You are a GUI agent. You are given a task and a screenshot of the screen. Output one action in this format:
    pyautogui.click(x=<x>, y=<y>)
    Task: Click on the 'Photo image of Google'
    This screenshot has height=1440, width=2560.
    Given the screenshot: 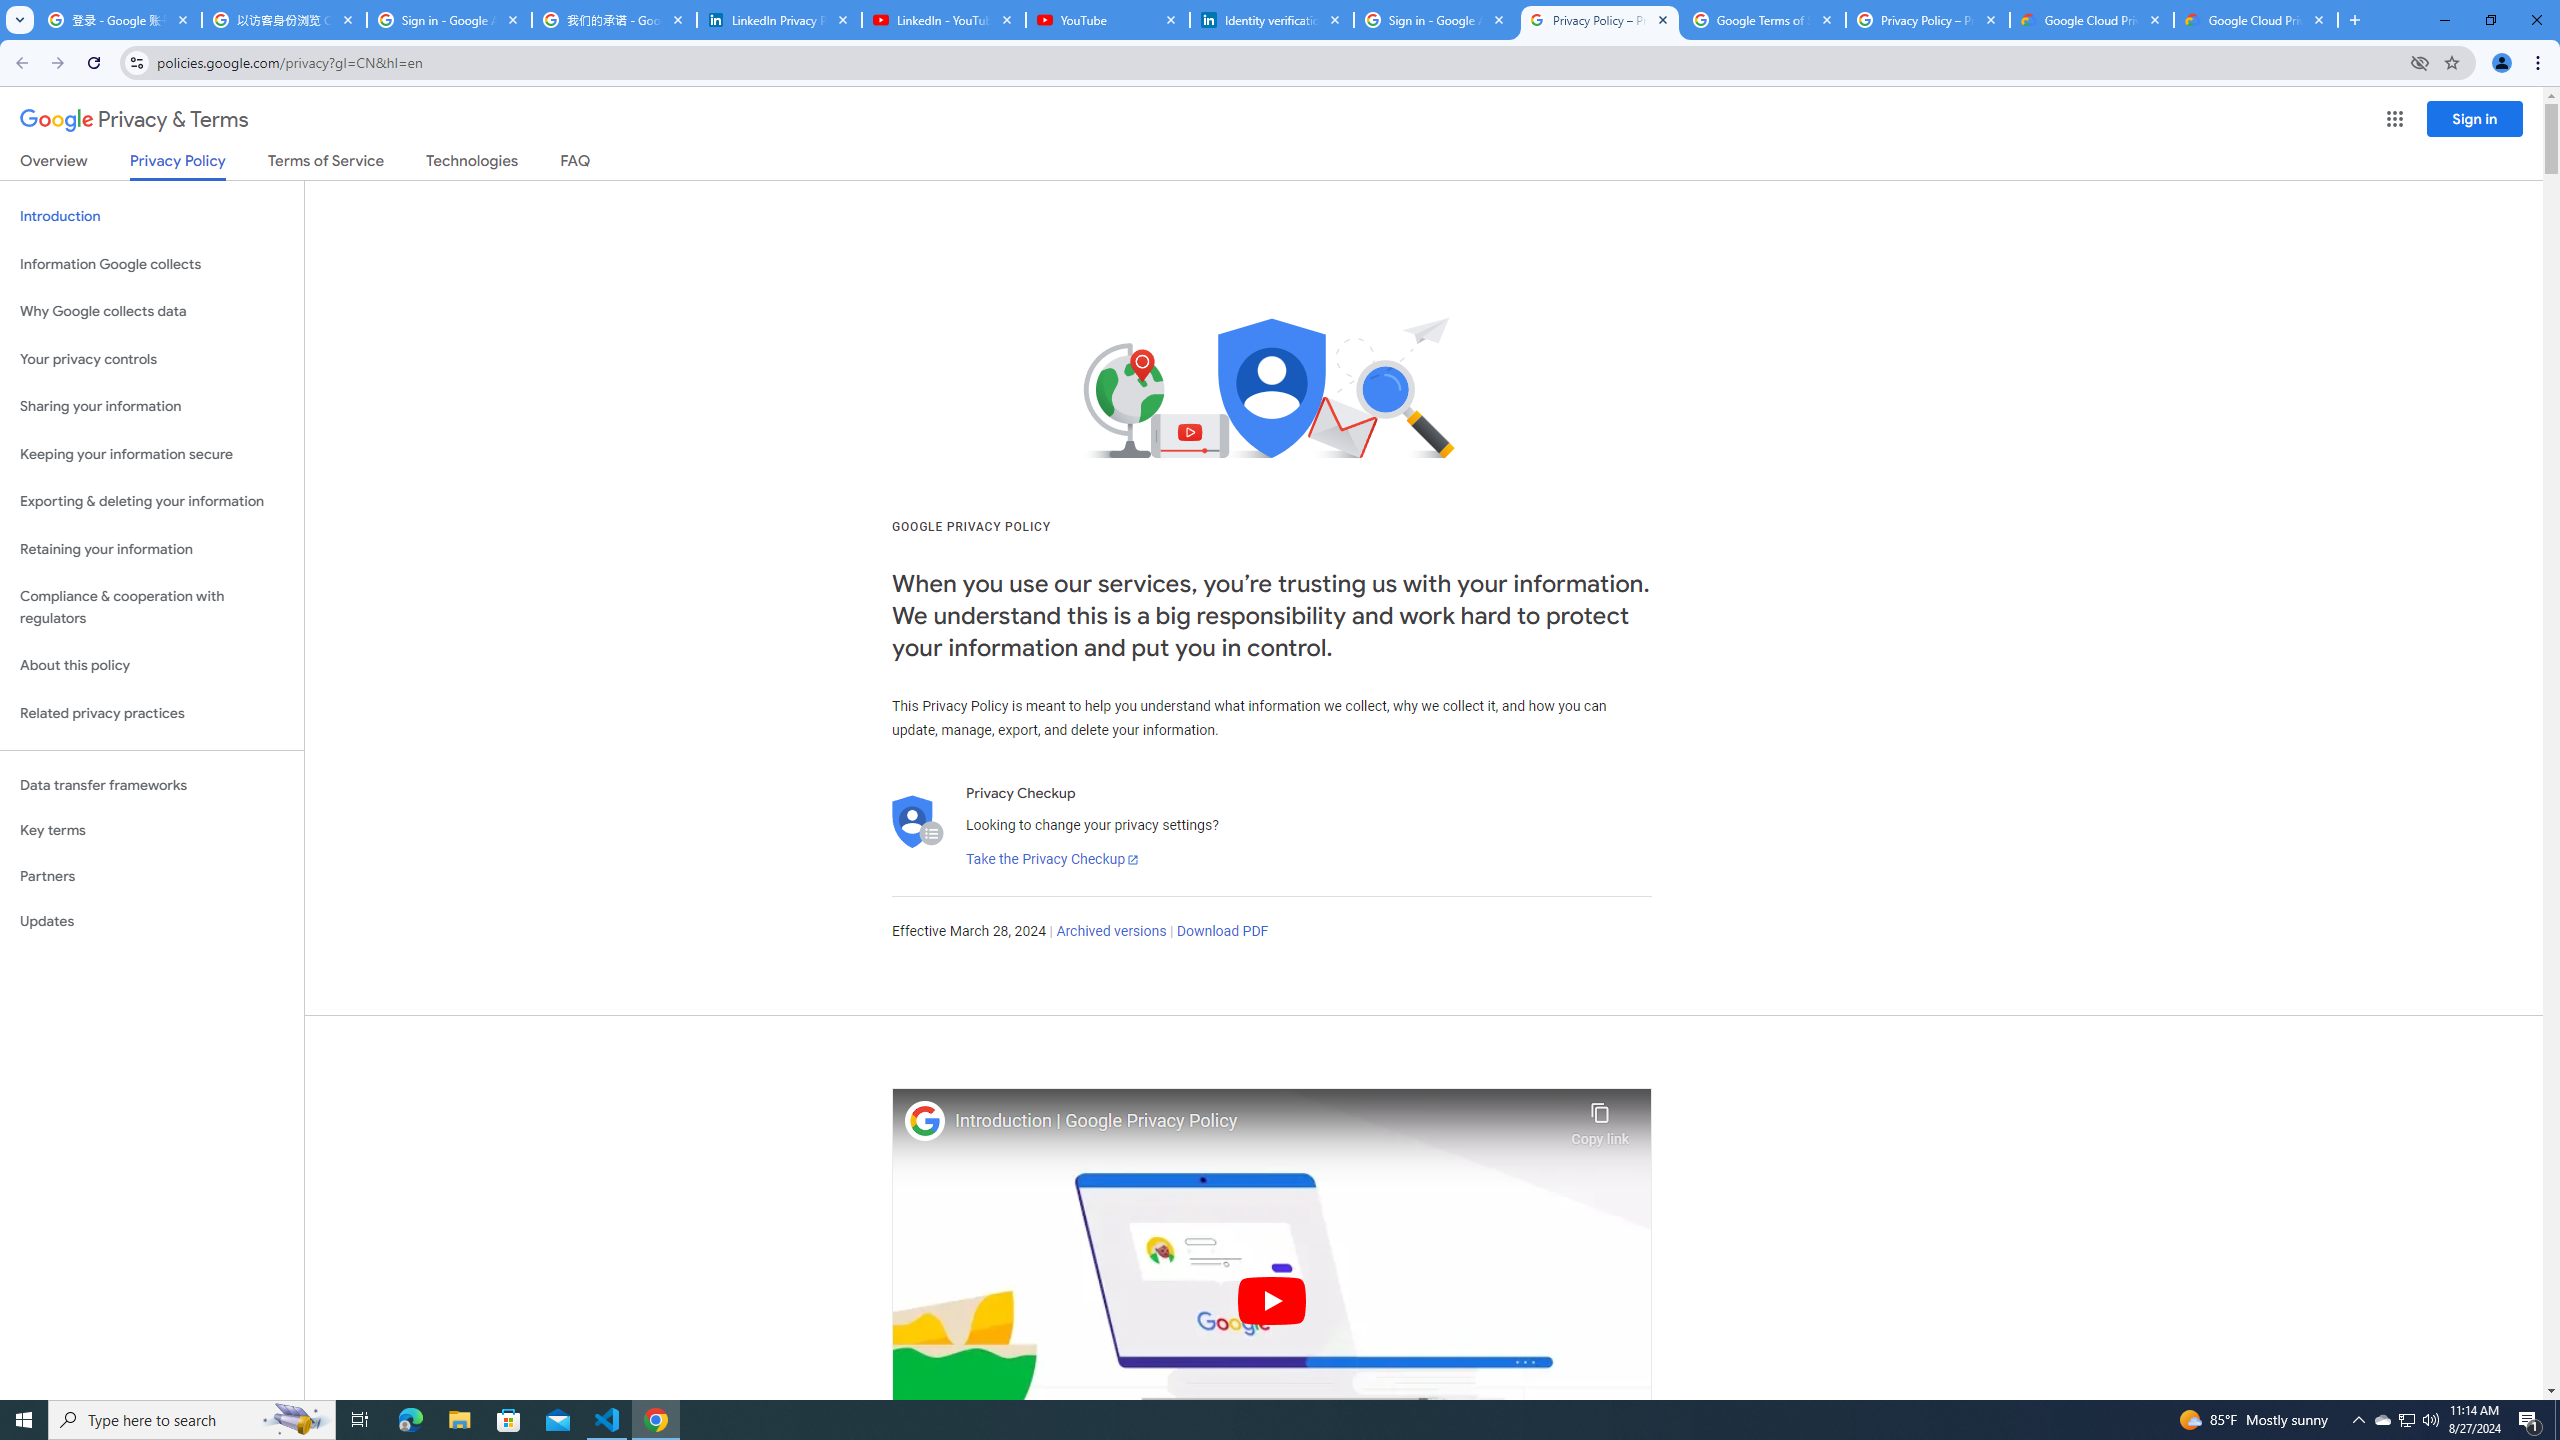 What is the action you would take?
    pyautogui.click(x=925, y=1119)
    